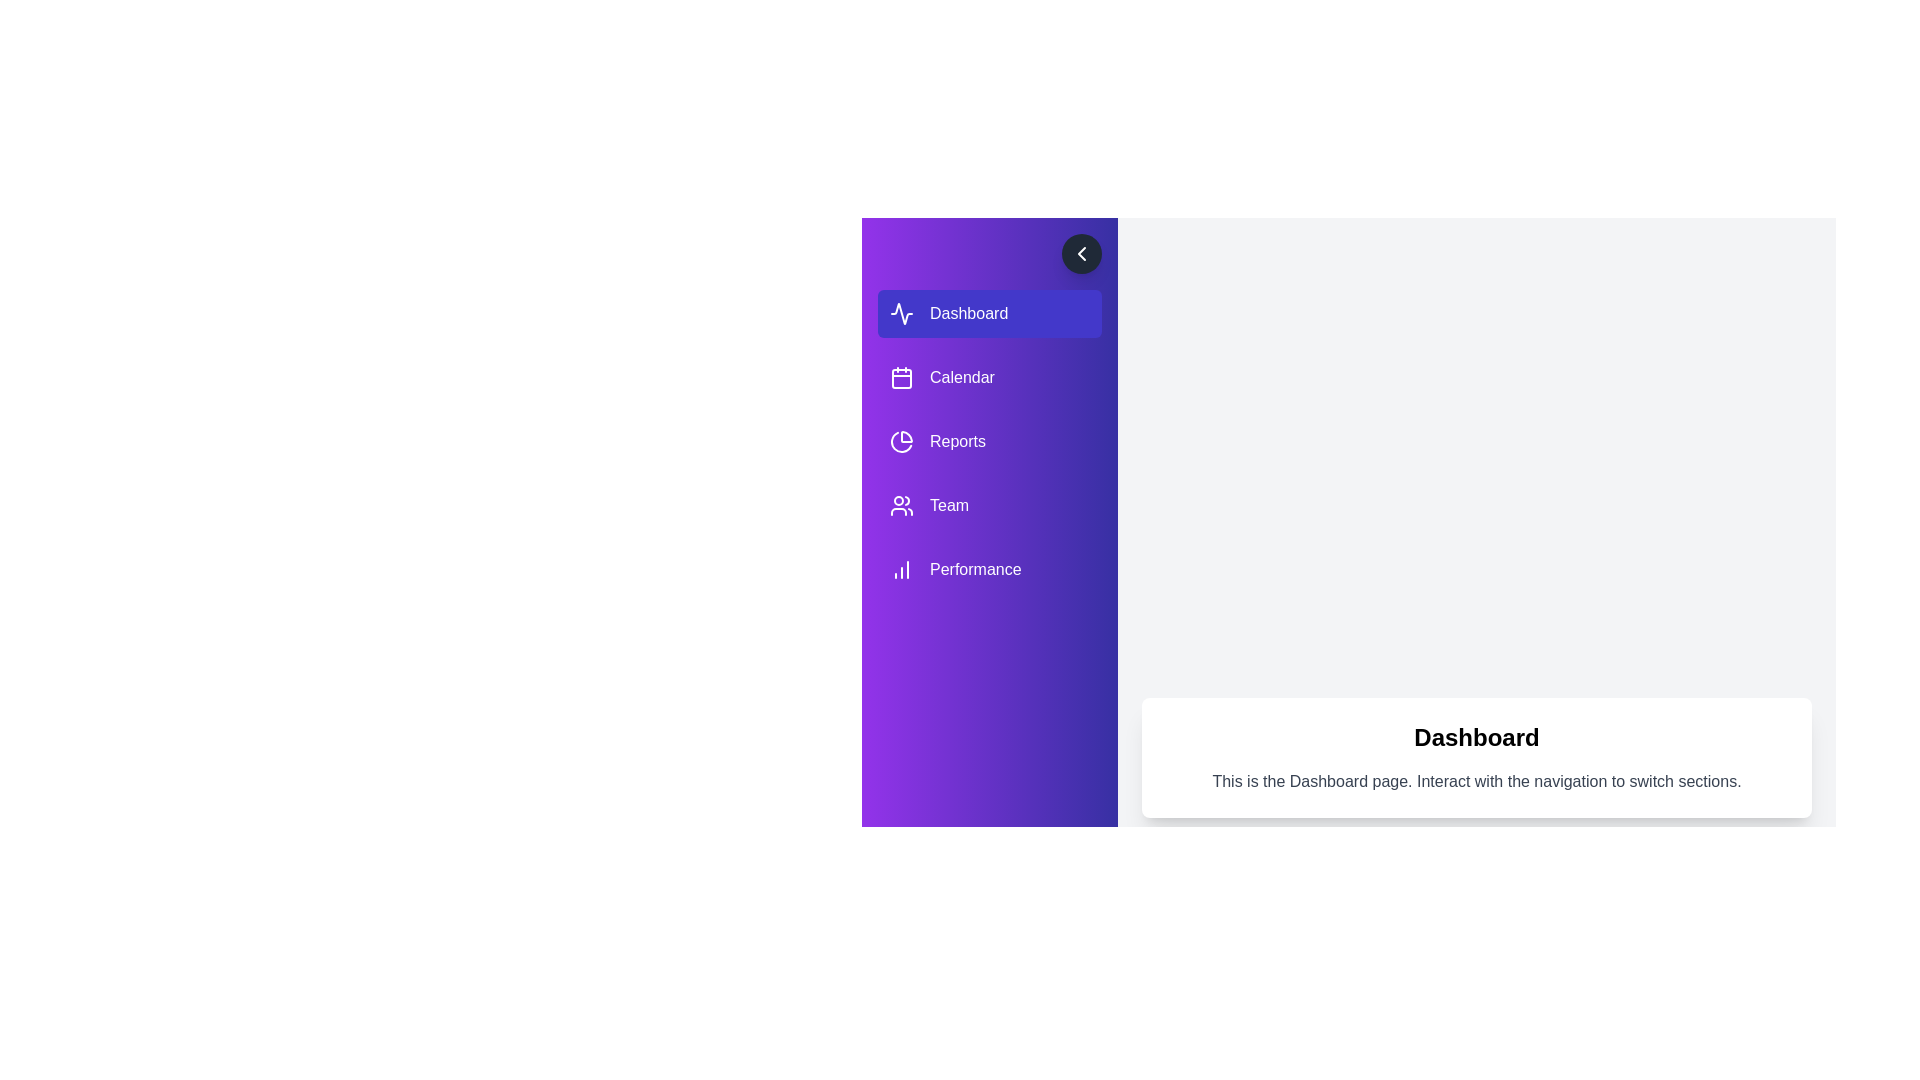  Describe the element at coordinates (989, 441) in the screenshot. I see `the navigation item labeled Reports` at that location.